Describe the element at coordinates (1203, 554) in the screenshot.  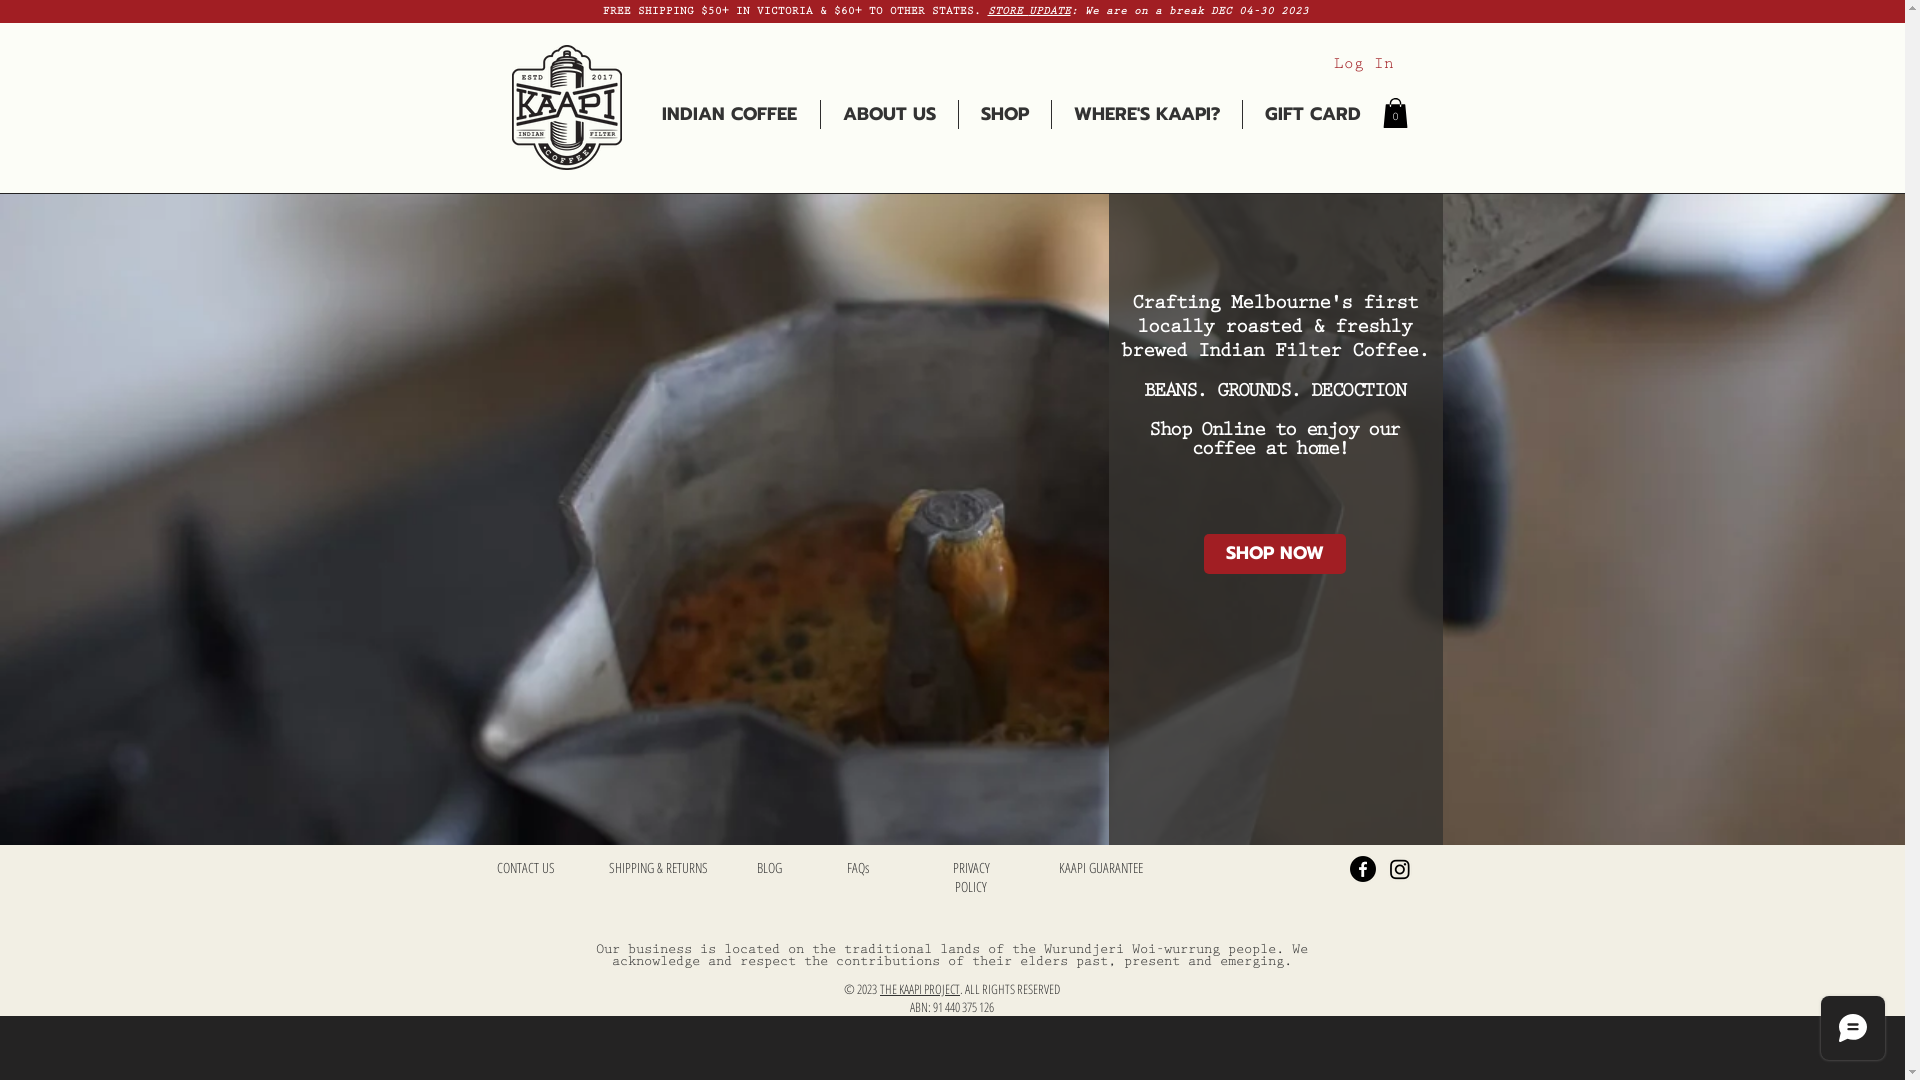
I see `'SHOP NOW'` at that location.